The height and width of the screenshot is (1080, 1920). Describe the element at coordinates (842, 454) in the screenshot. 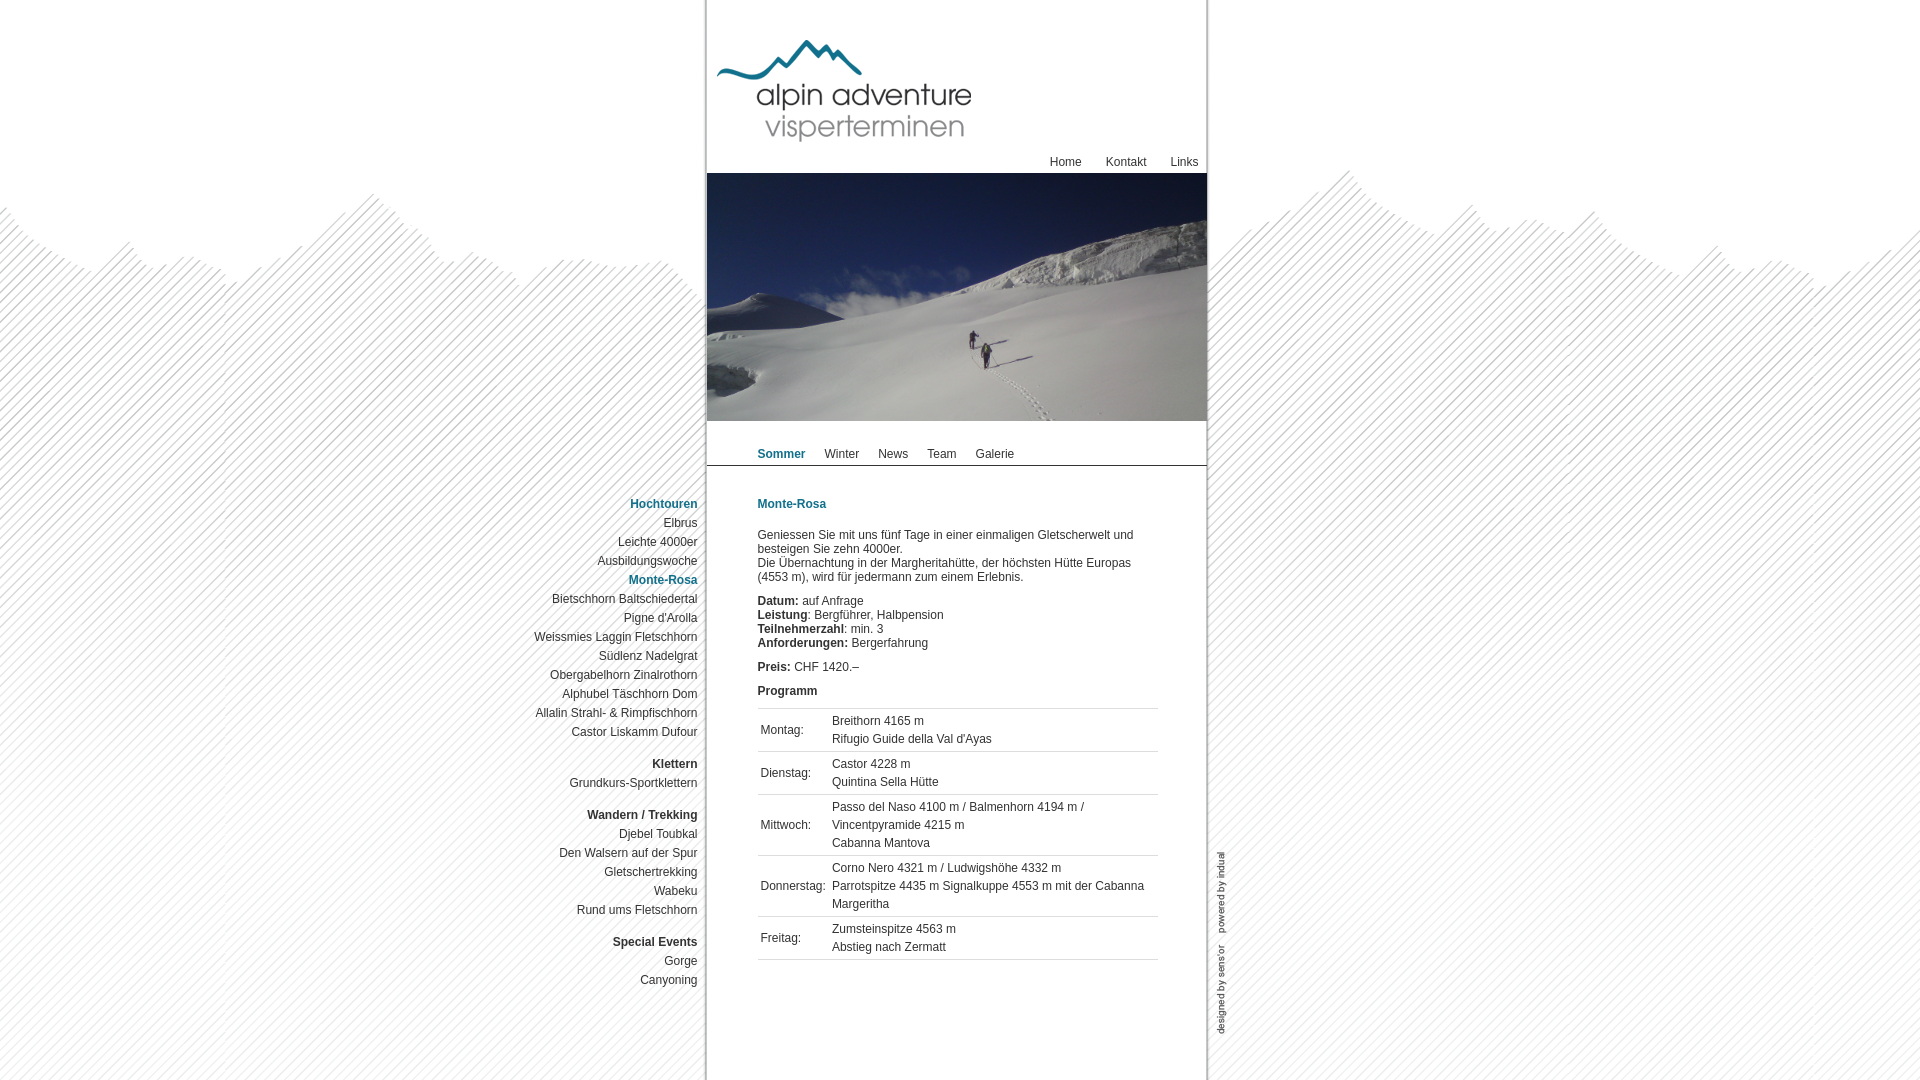

I see `'Winter'` at that location.